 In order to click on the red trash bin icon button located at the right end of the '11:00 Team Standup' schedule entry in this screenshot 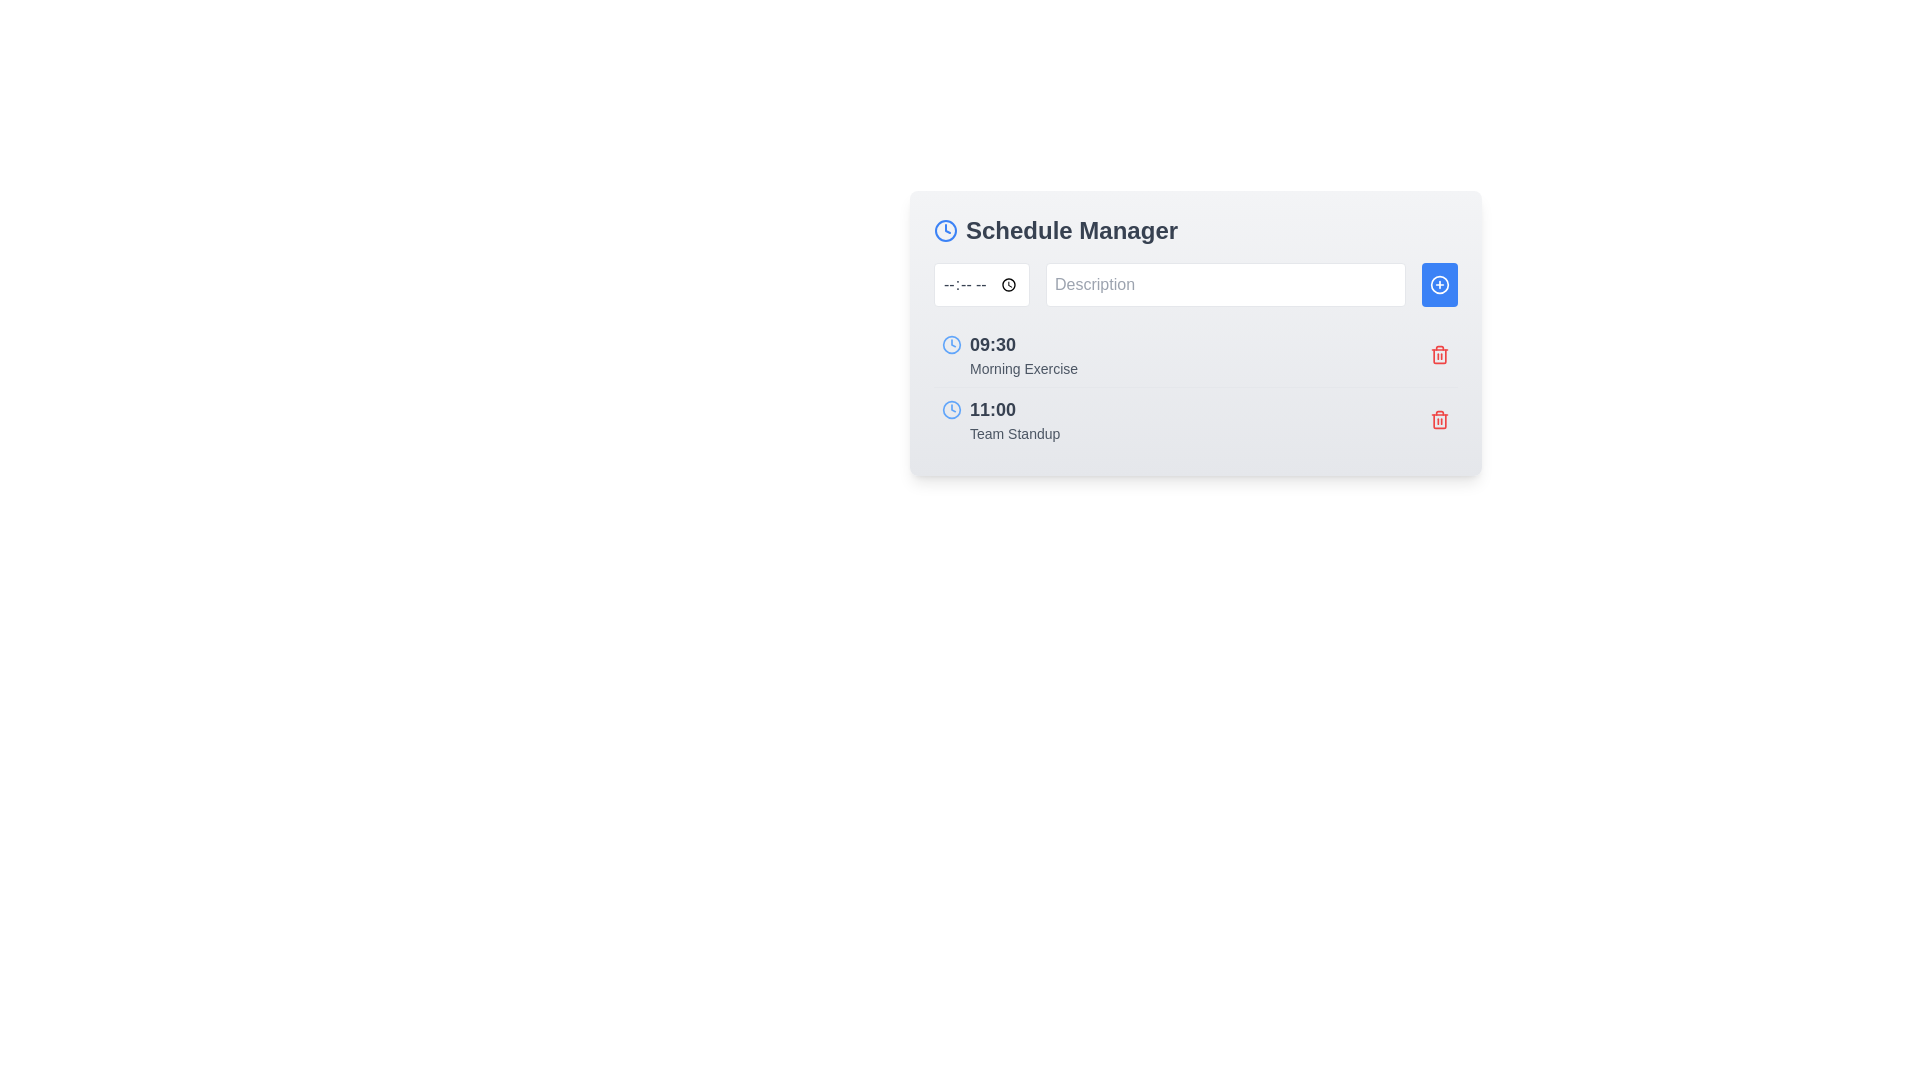, I will do `click(1440, 419)`.